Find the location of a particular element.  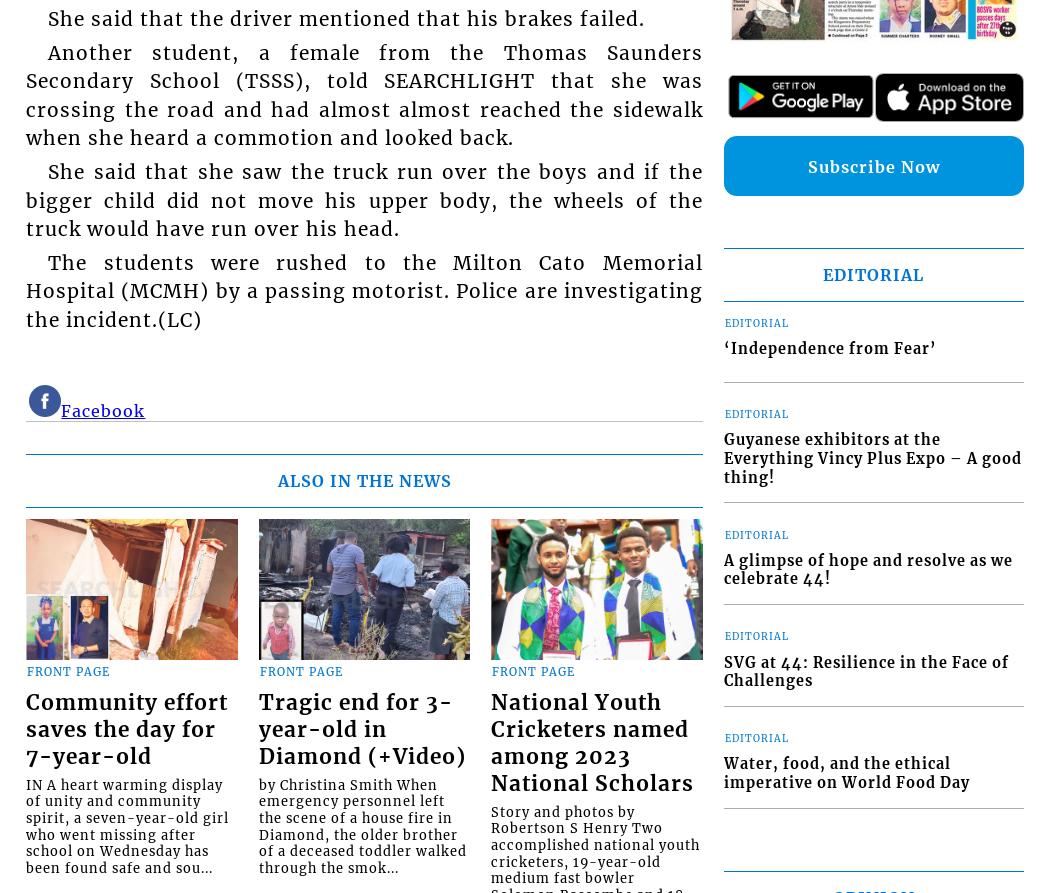

'Community effort saves the day for 7-year-old' is located at coordinates (126, 728).